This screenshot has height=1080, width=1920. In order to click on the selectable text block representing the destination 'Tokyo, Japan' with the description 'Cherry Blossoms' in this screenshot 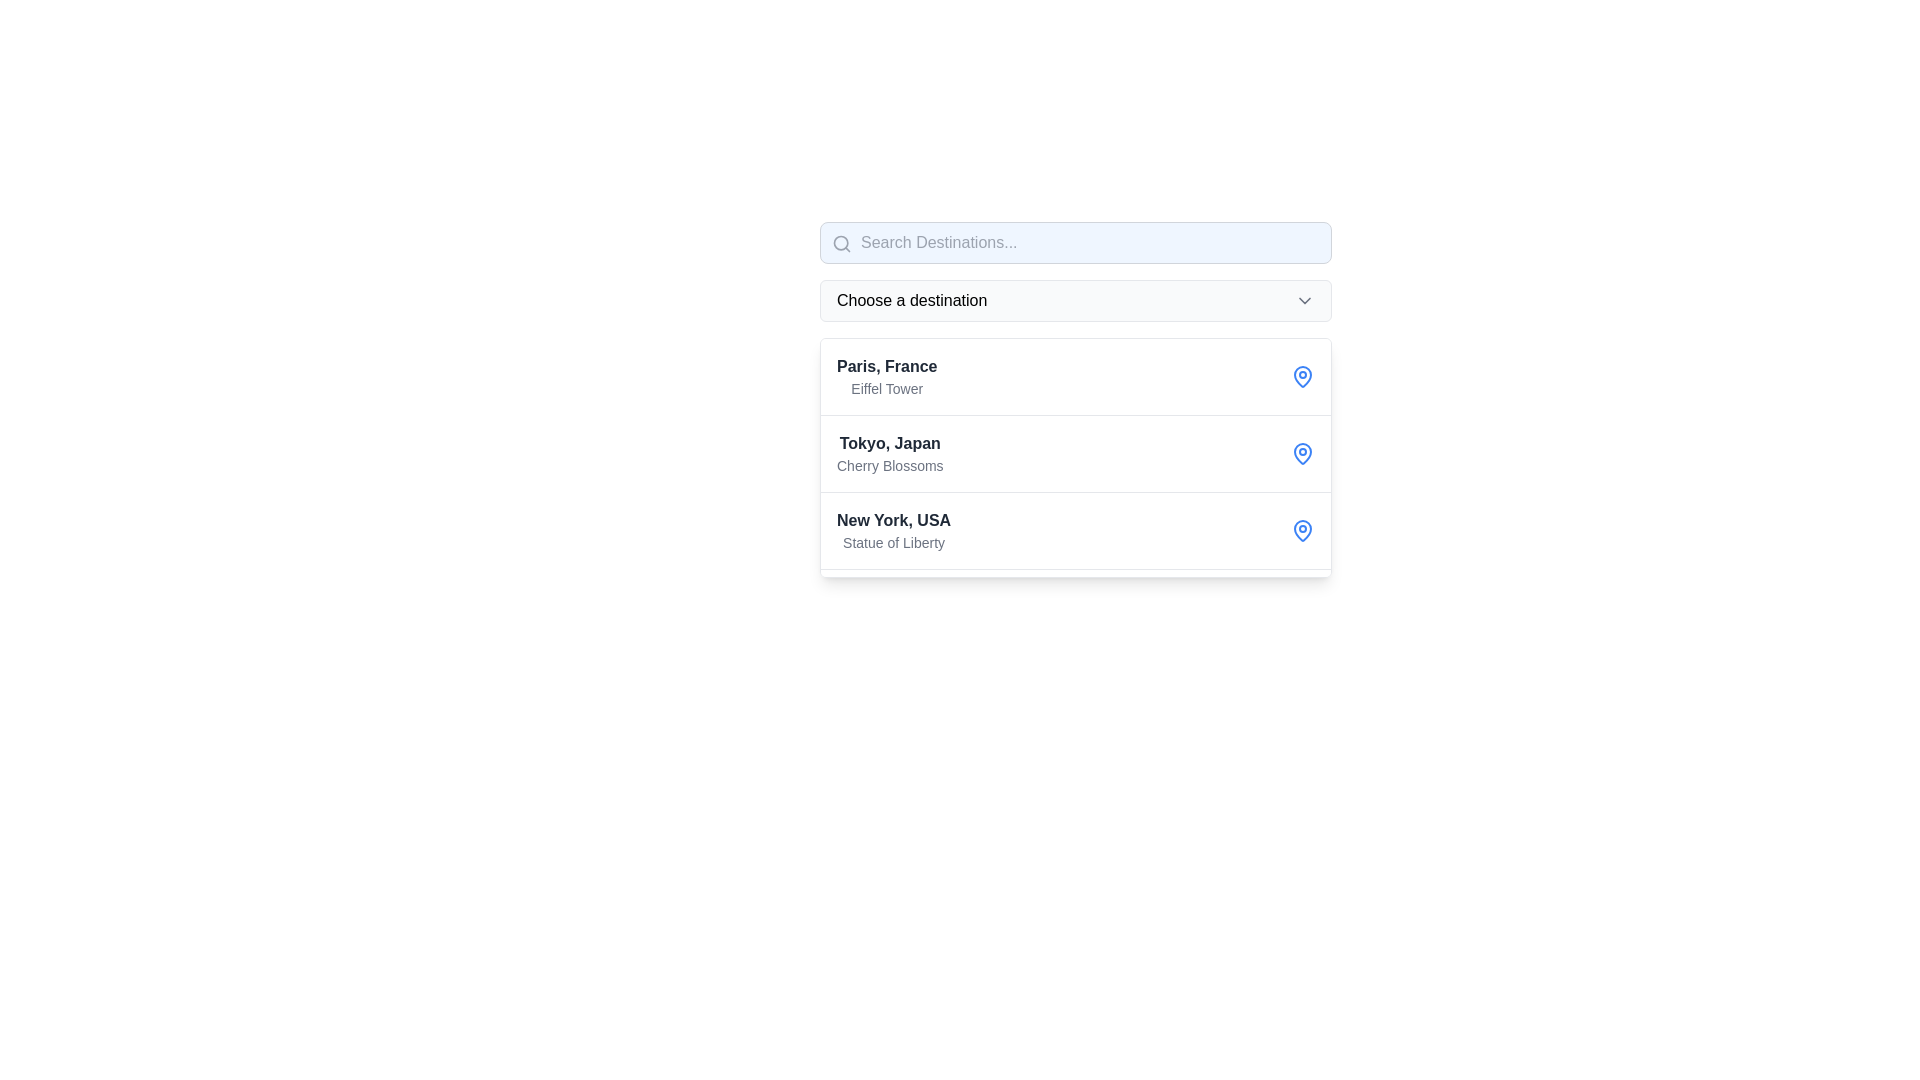, I will do `click(889, 454)`.